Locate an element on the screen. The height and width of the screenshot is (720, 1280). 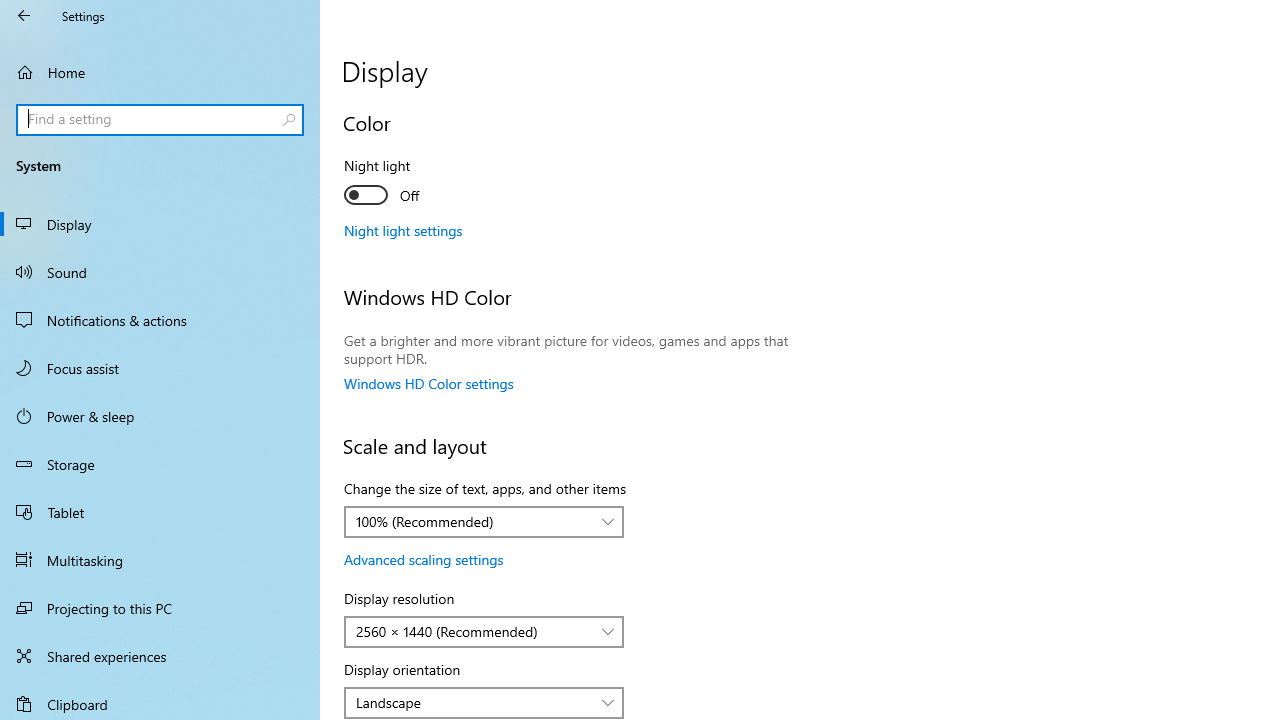
'Landscape' is located at coordinates (472, 701).